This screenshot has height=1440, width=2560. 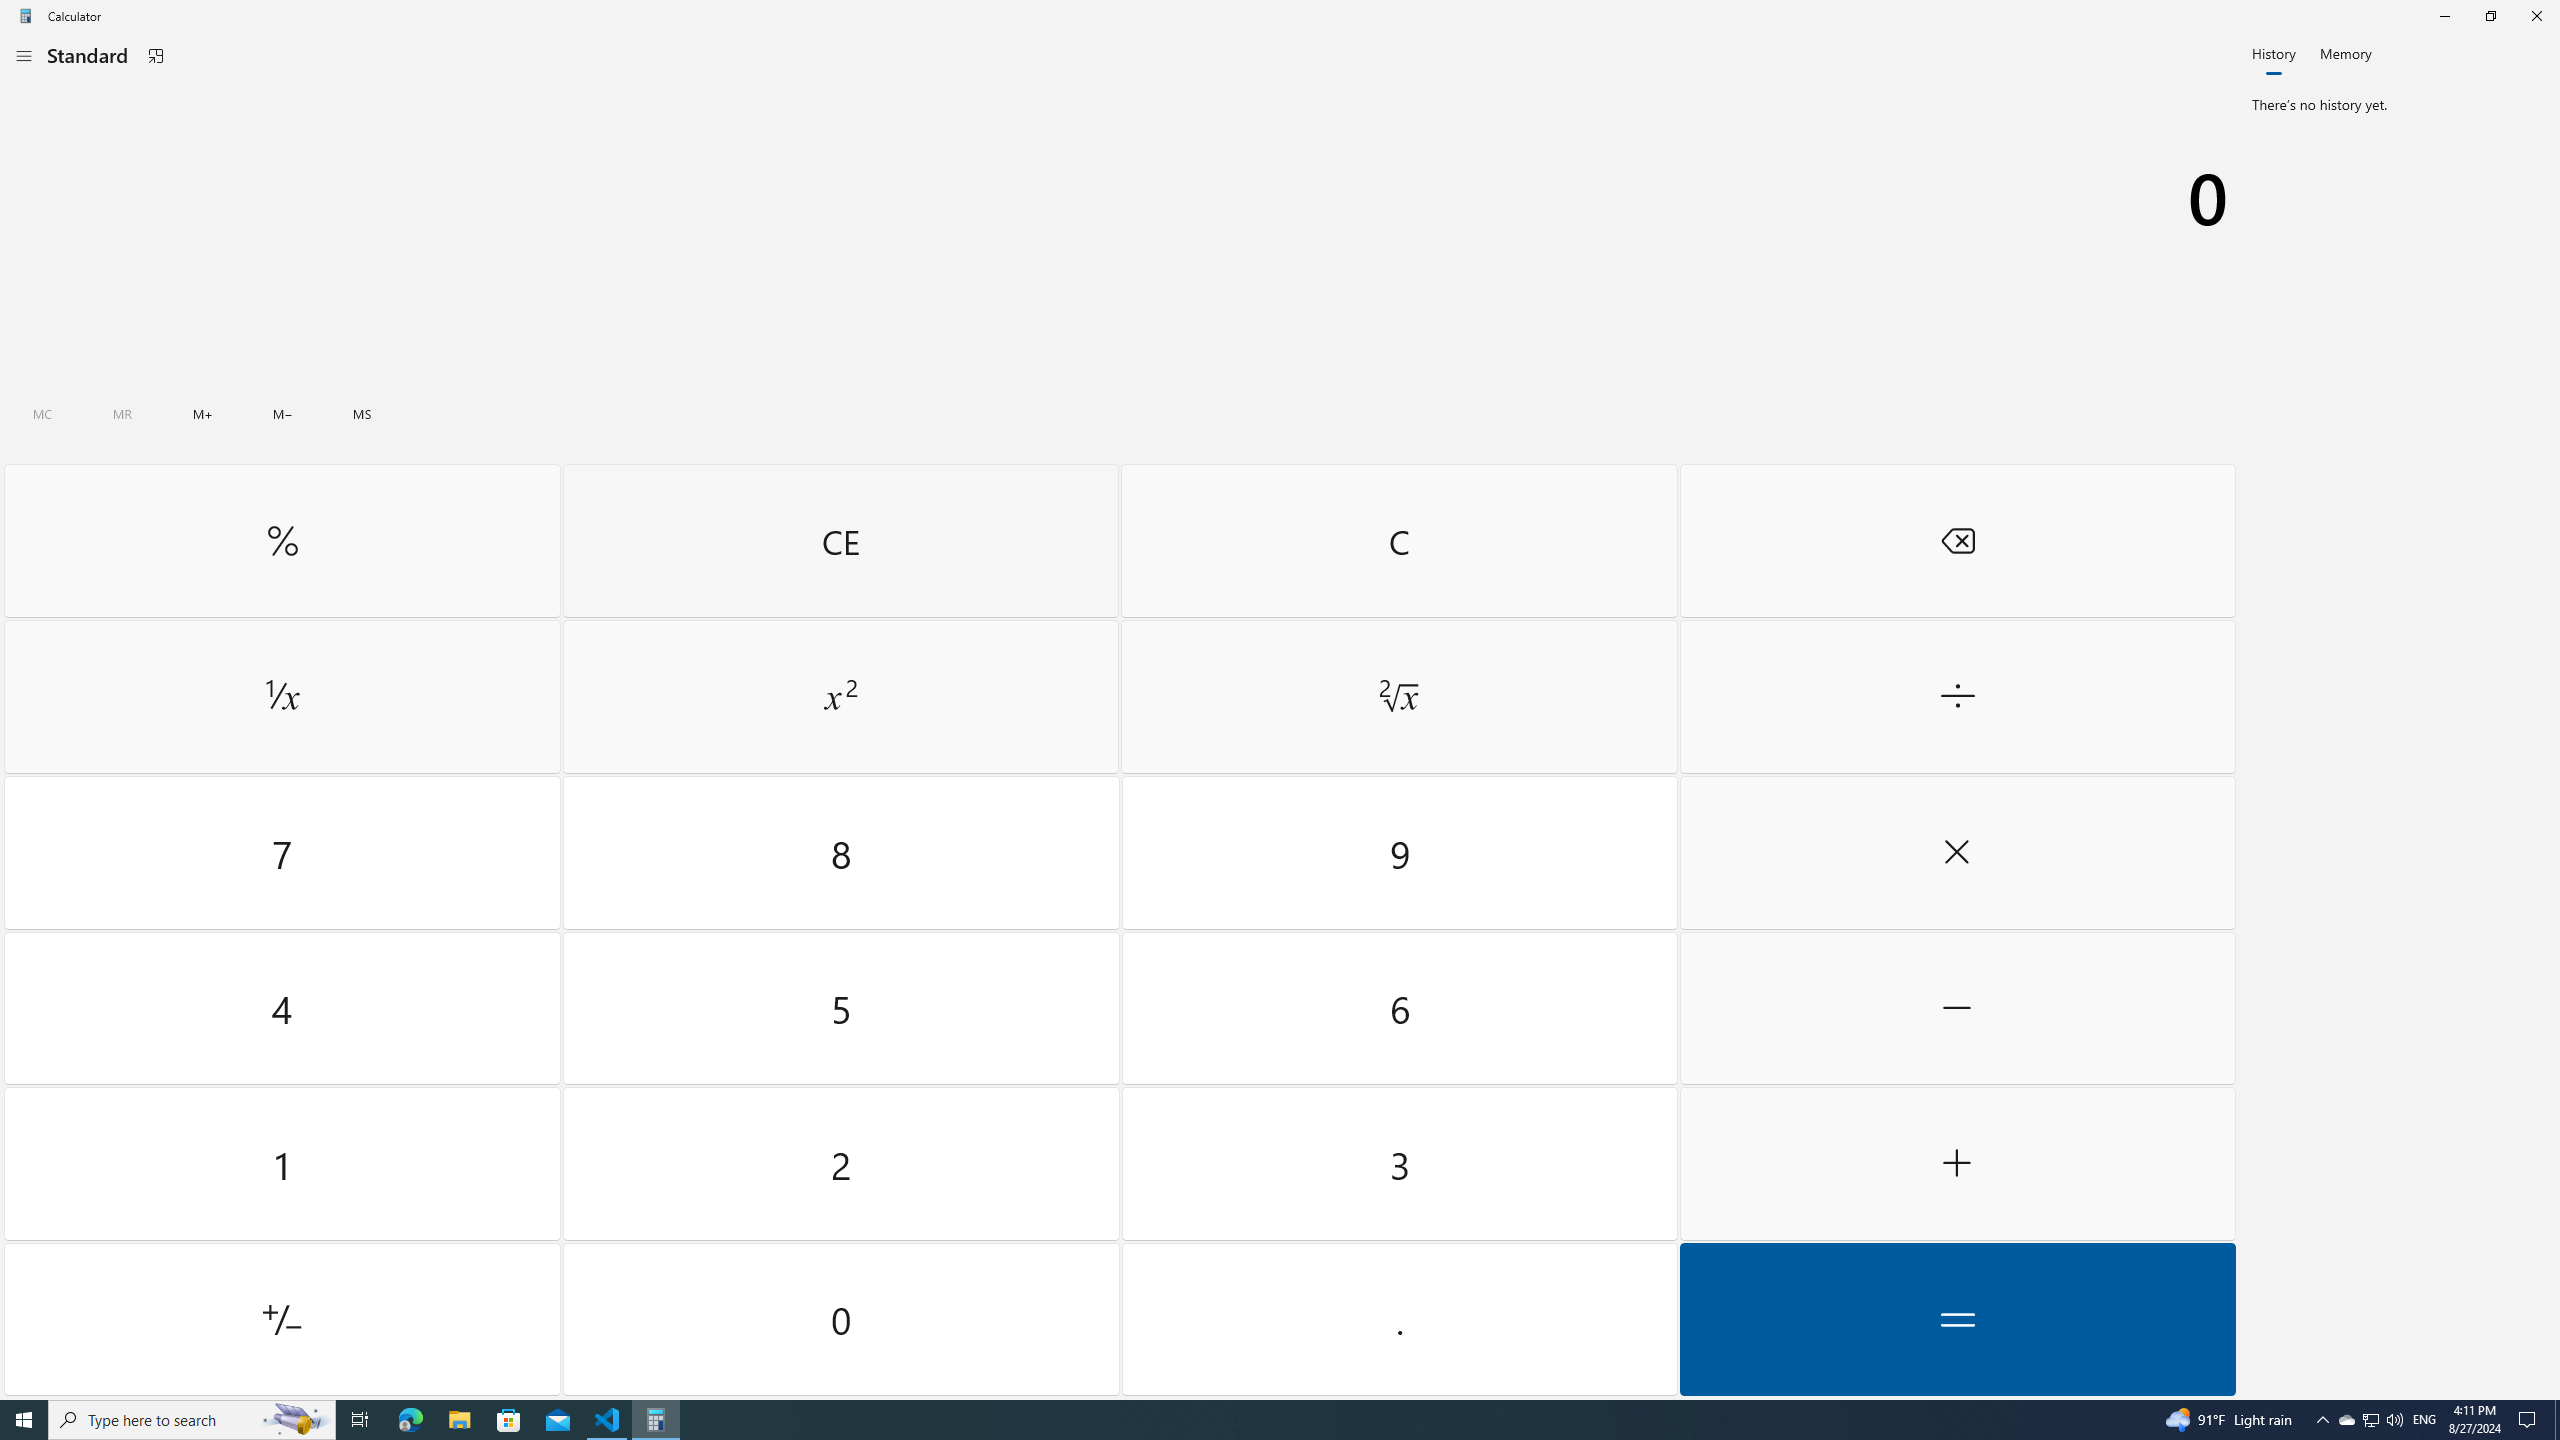 What do you see at coordinates (42, 413) in the screenshot?
I see `'Clear all memory'` at bounding box center [42, 413].